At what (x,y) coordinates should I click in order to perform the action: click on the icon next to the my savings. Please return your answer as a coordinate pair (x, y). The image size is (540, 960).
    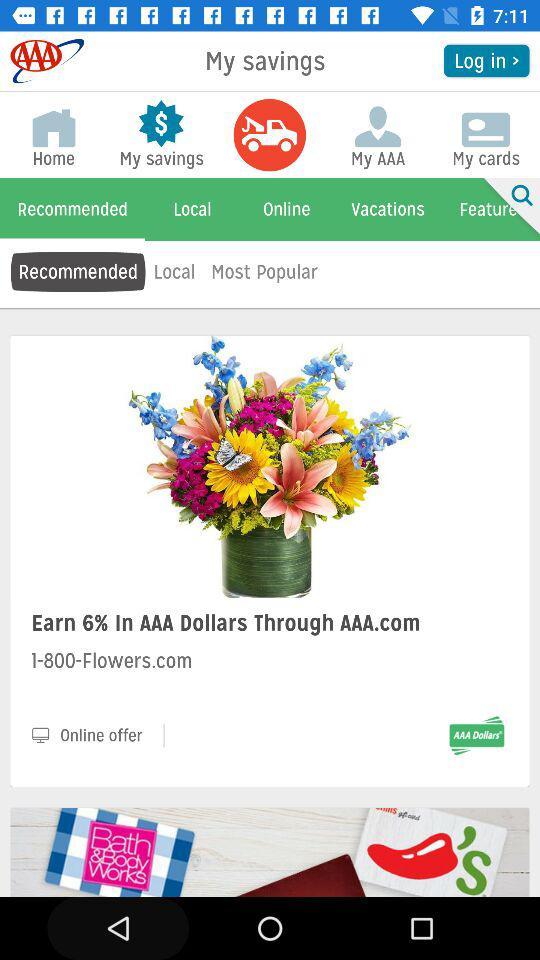
    Looking at the image, I should click on (485, 59).